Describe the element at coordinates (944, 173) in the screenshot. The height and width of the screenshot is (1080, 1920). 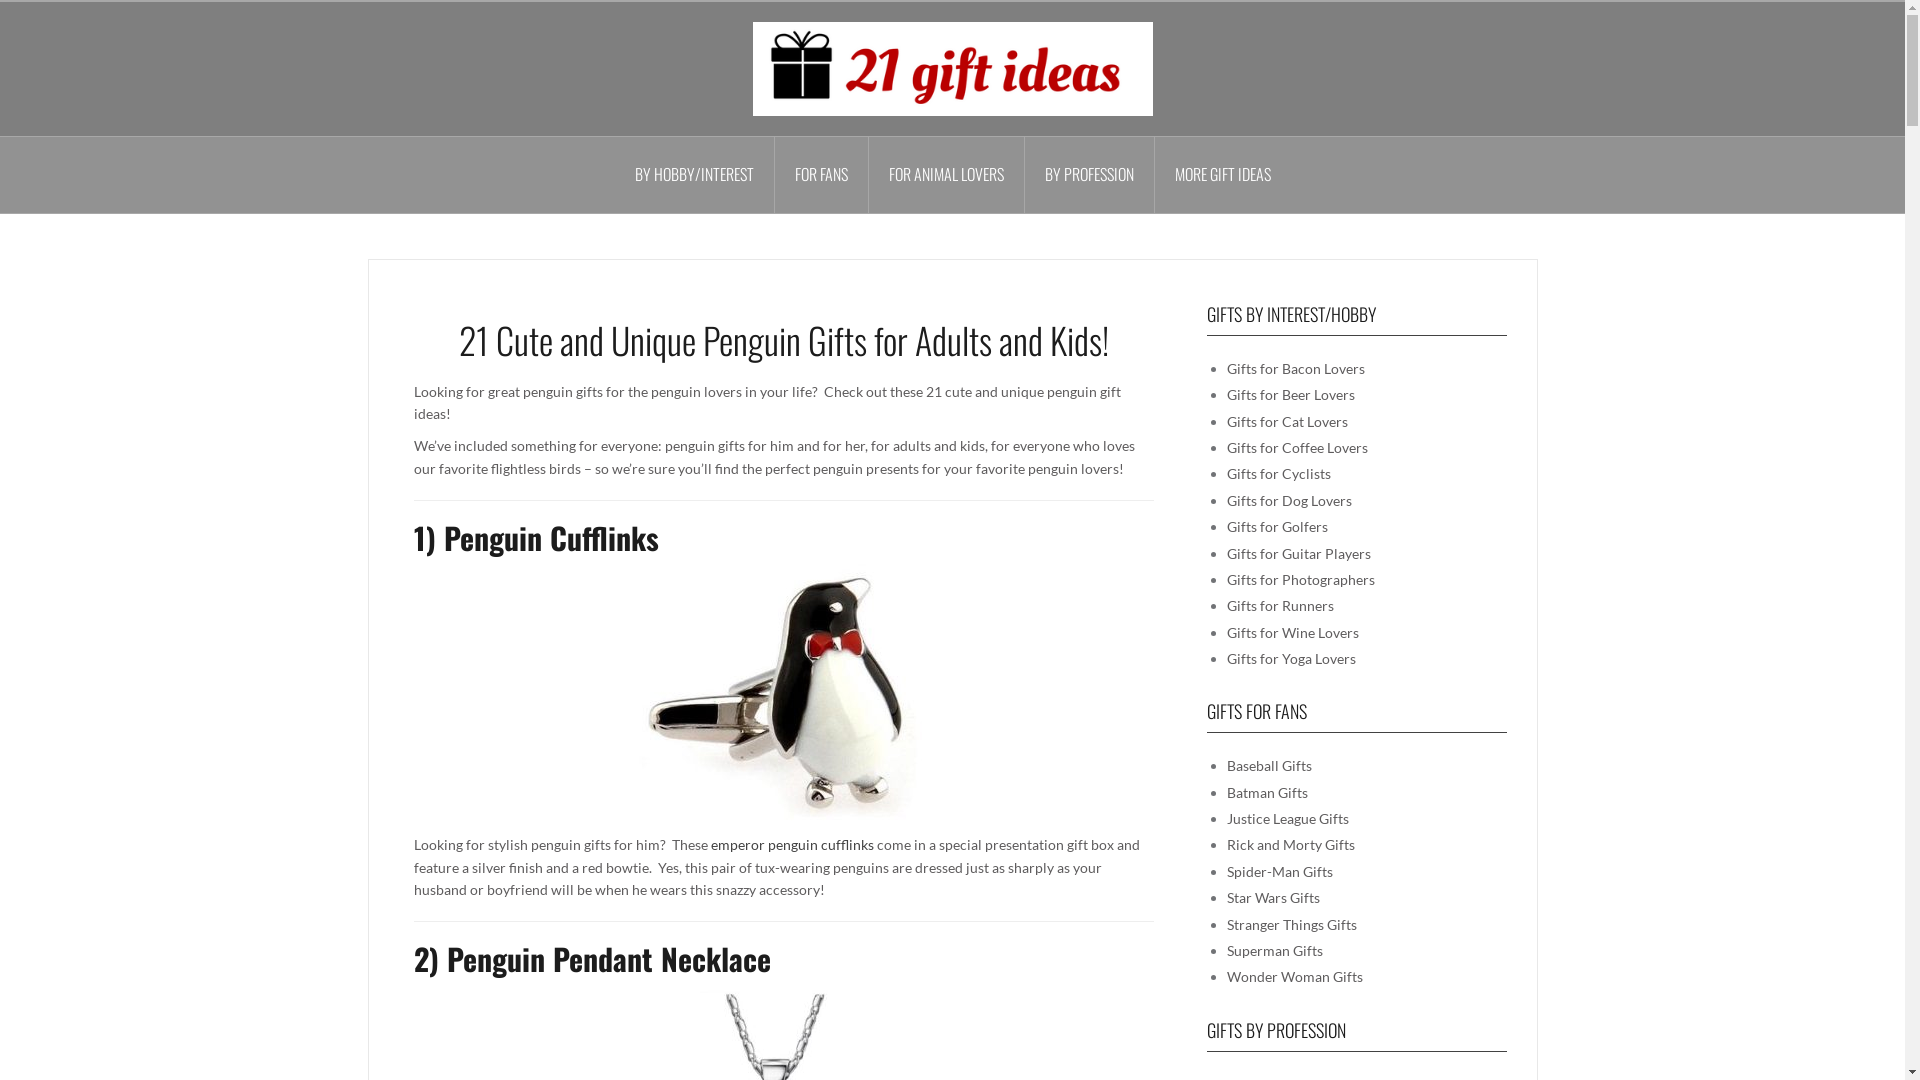
I see `'FOR ANIMAL LOVERS'` at that location.